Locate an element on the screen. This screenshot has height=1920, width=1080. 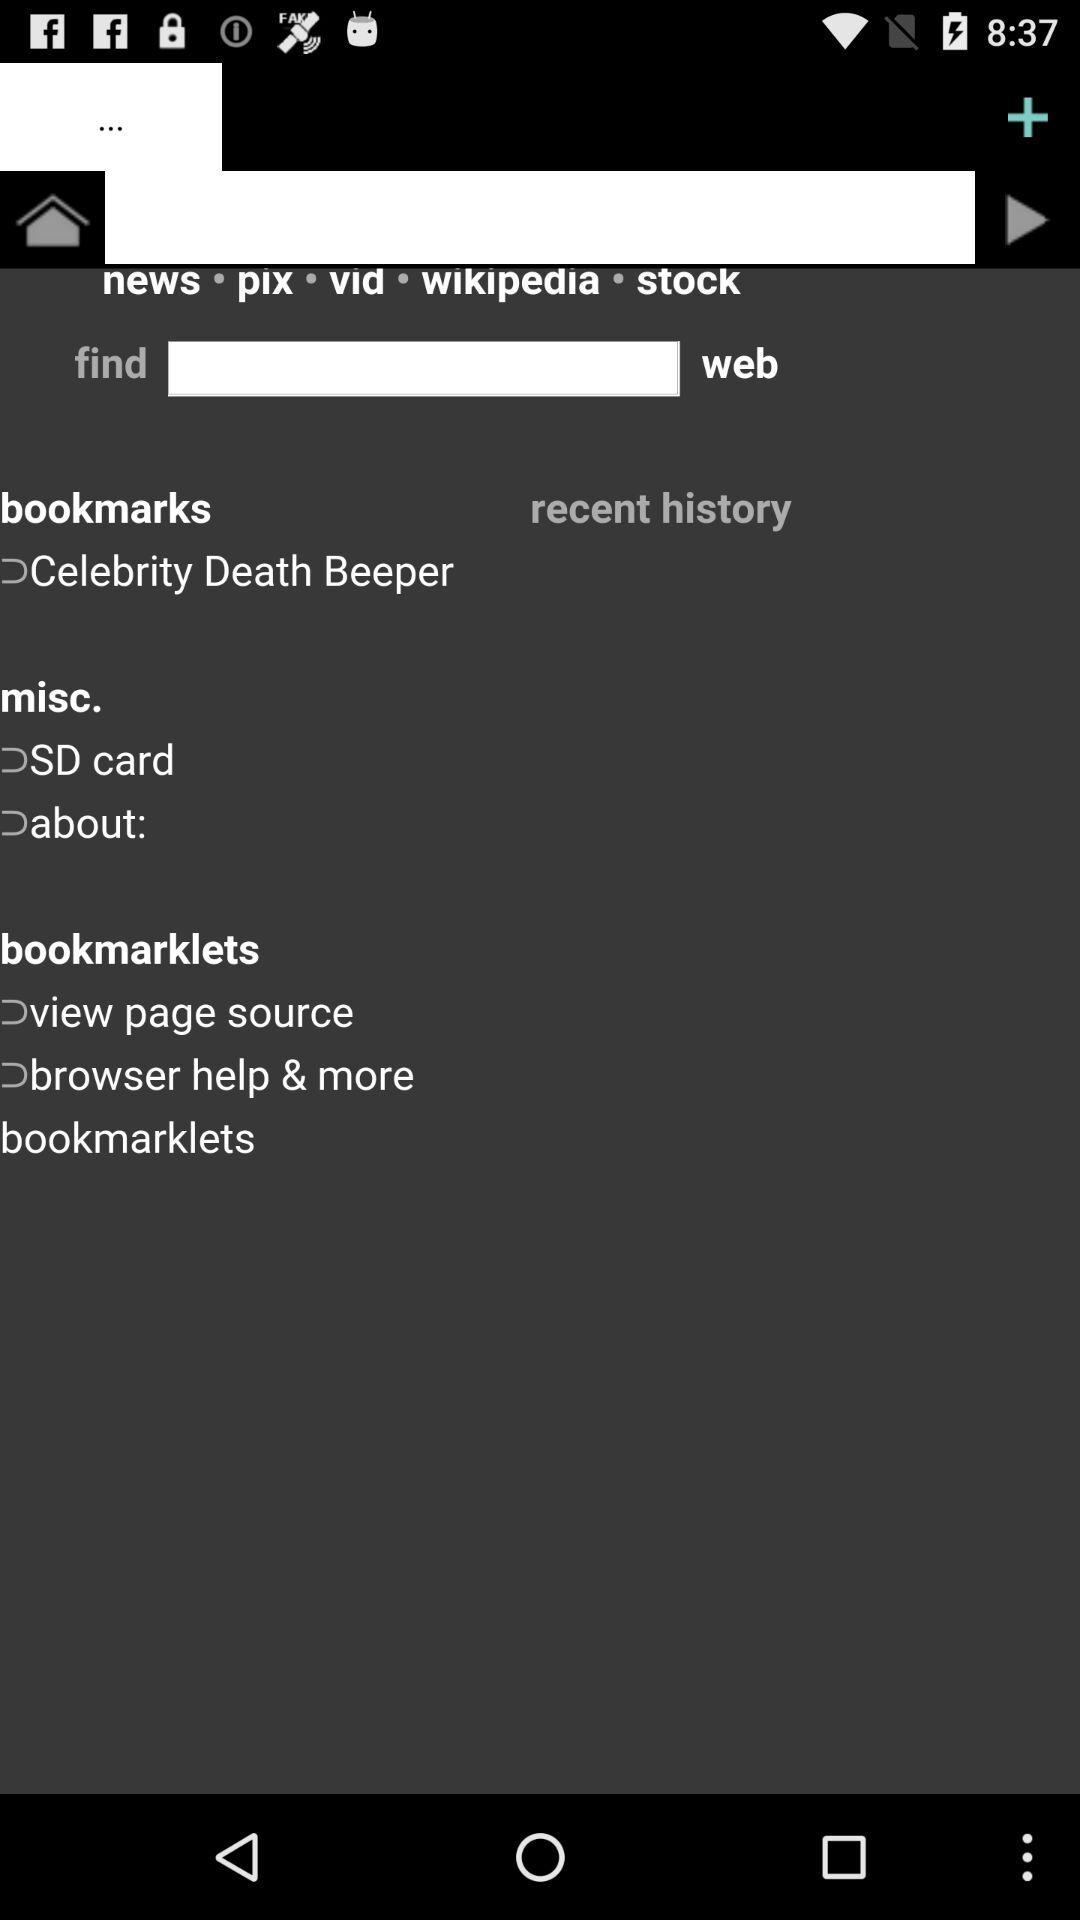
the add icon is located at coordinates (1027, 124).